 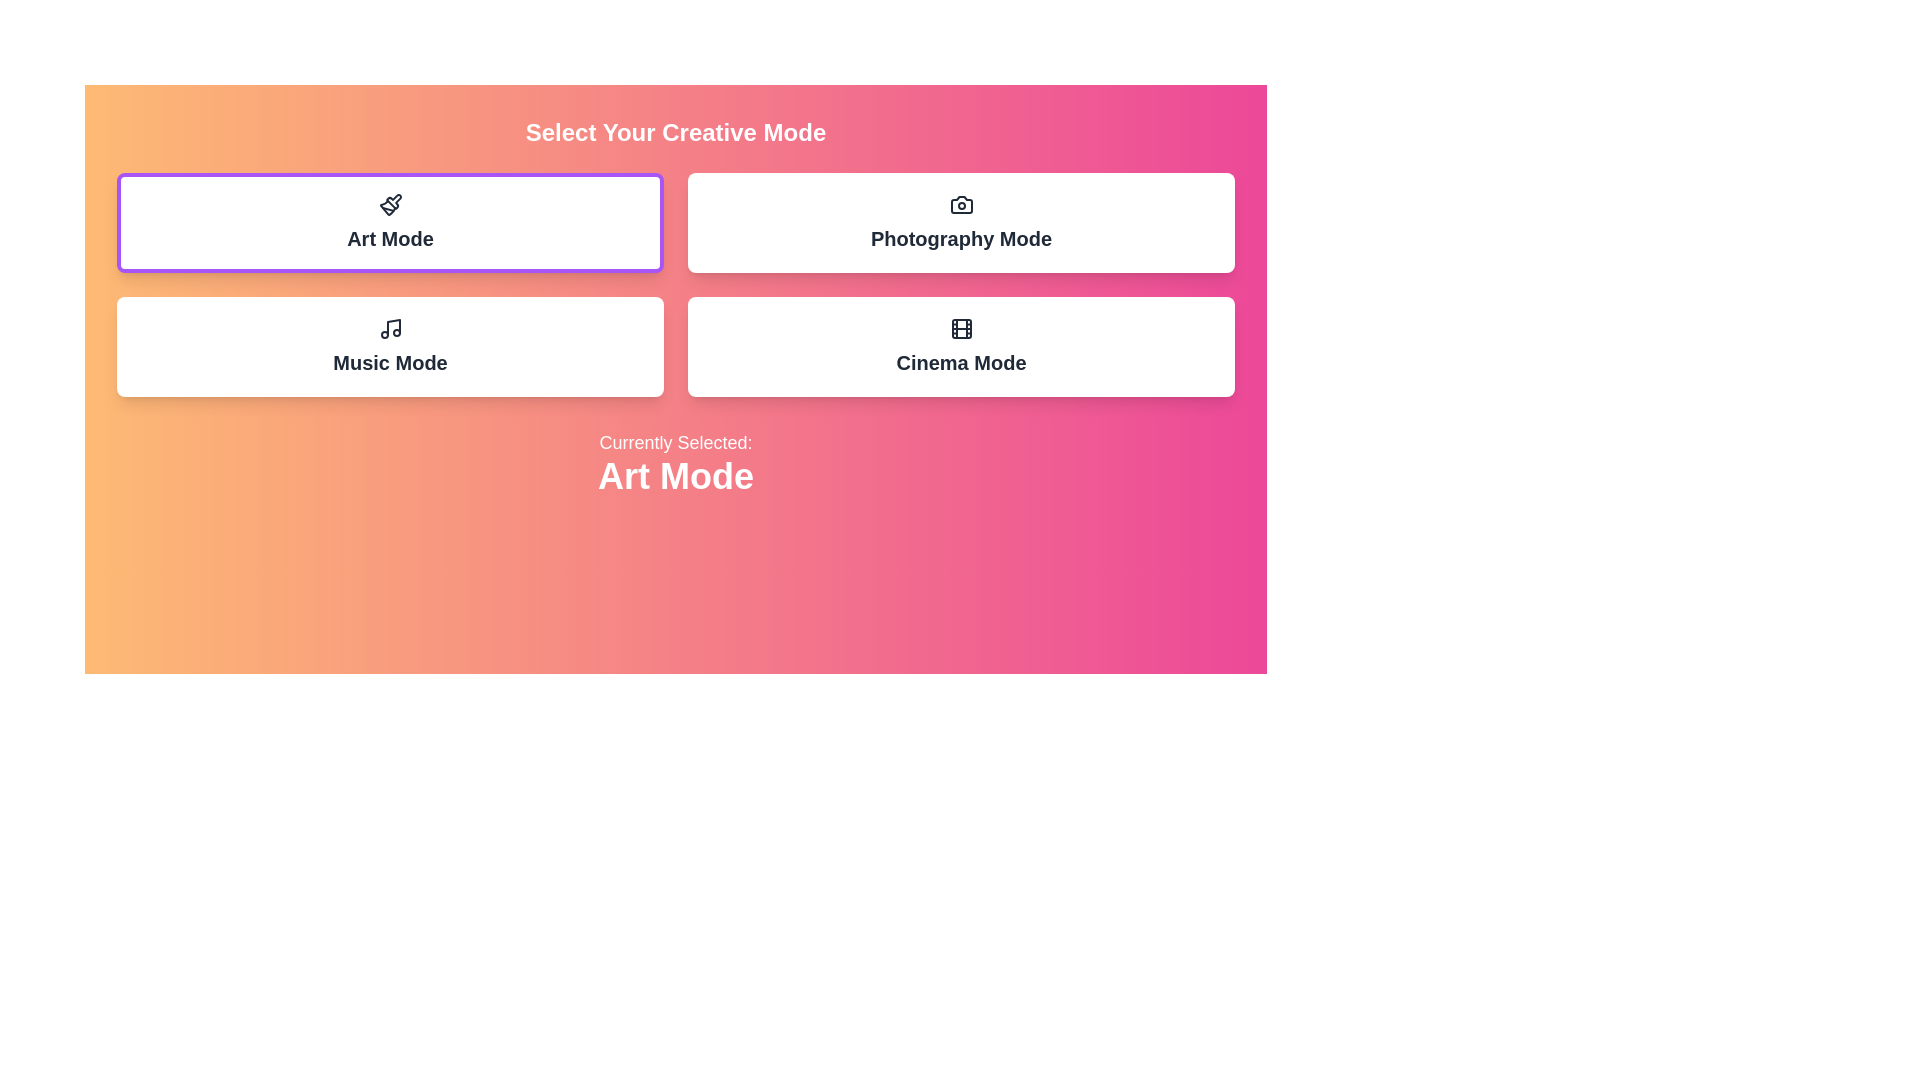 I want to click on the button corresponding to Music Mode to select it, so click(x=390, y=346).